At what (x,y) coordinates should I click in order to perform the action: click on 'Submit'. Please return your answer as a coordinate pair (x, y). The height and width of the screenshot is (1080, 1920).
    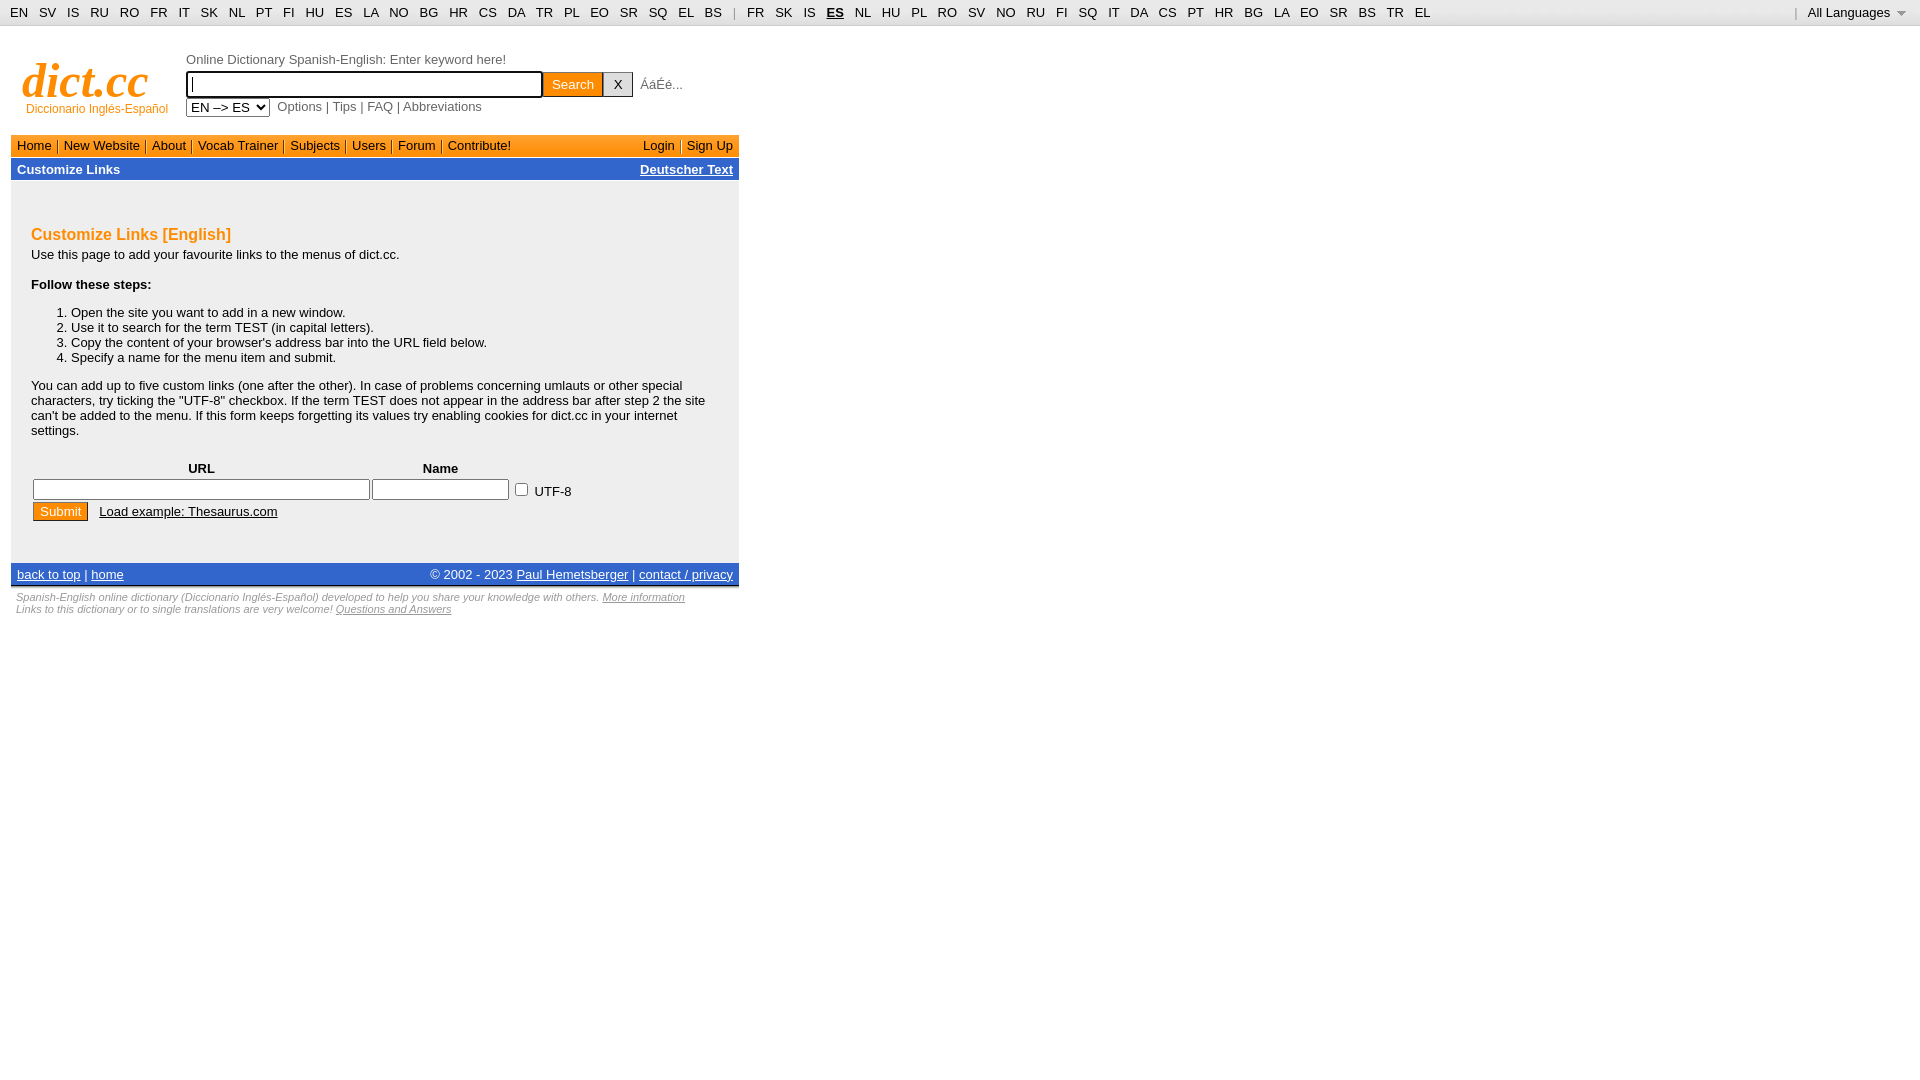
    Looking at the image, I should click on (60, 510).